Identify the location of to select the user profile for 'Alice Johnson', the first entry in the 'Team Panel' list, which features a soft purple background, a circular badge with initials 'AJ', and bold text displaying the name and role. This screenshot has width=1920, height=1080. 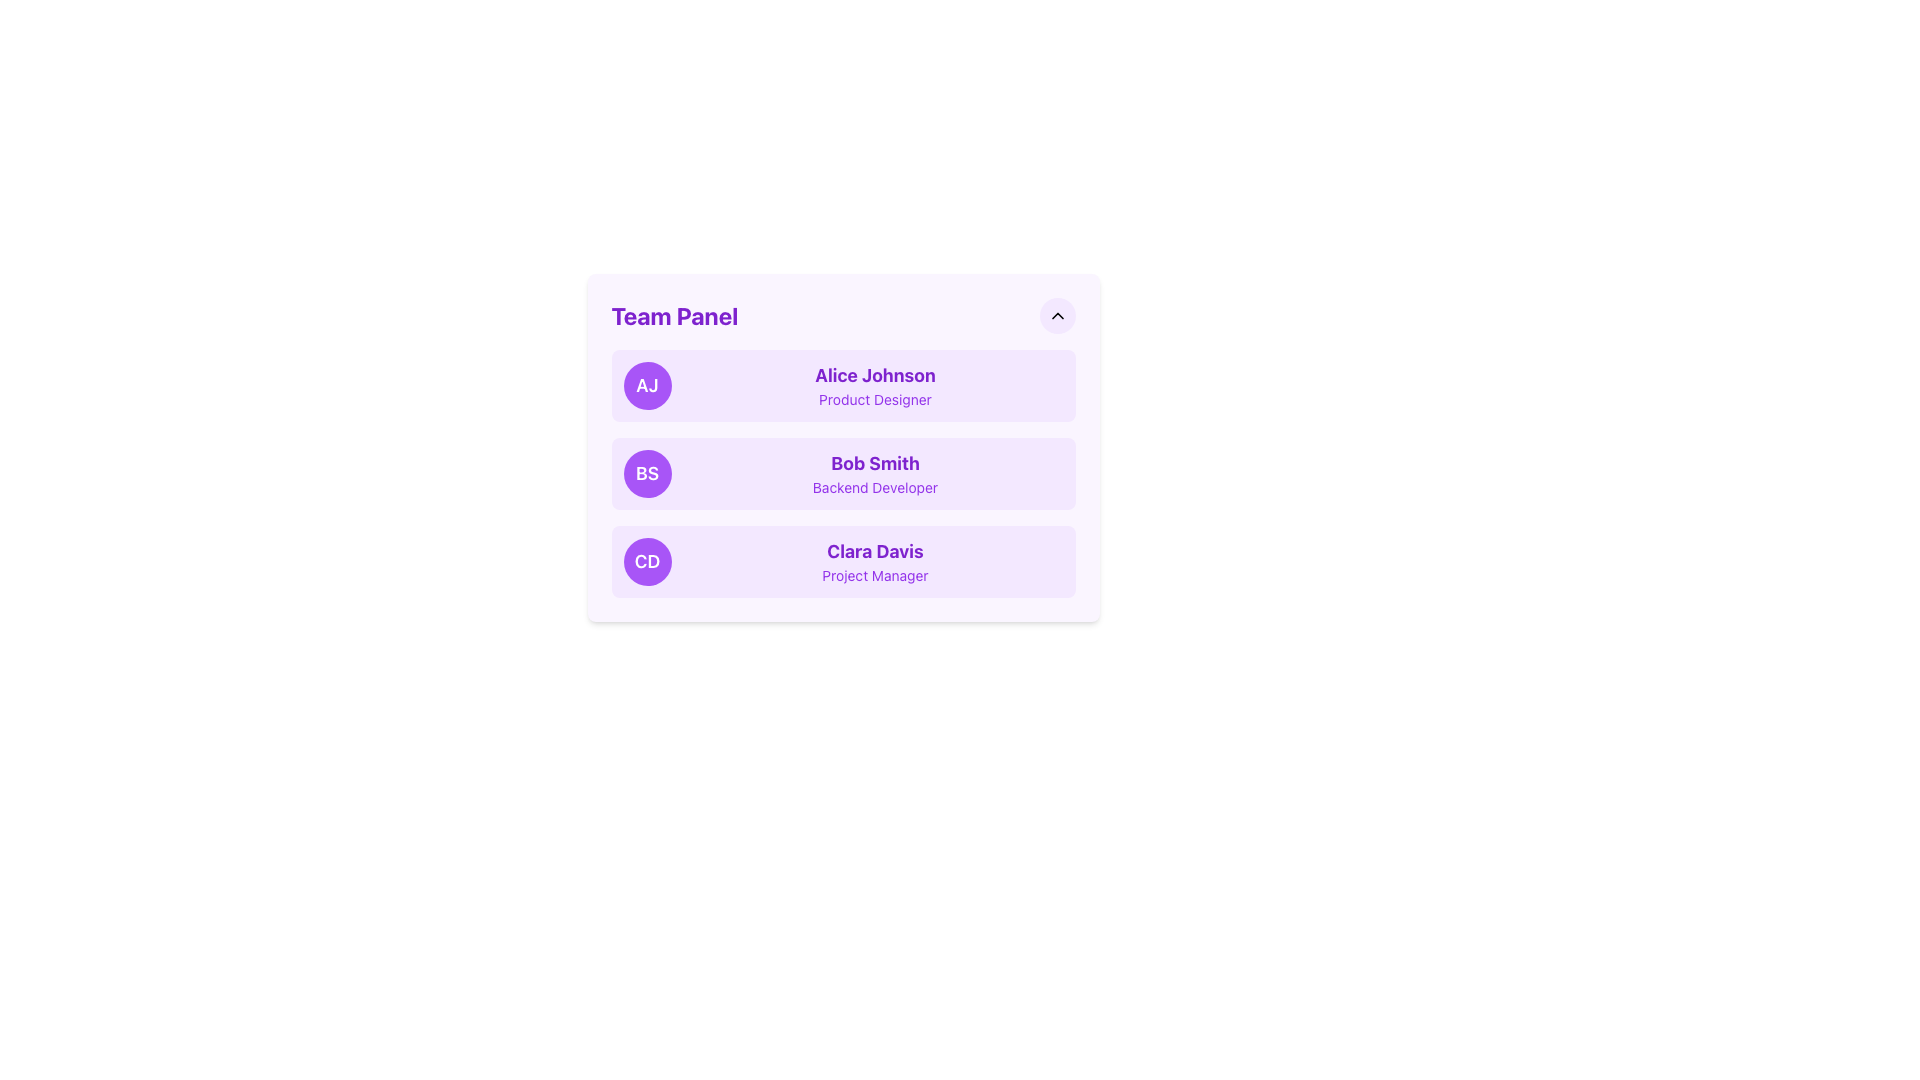
(843, 385).